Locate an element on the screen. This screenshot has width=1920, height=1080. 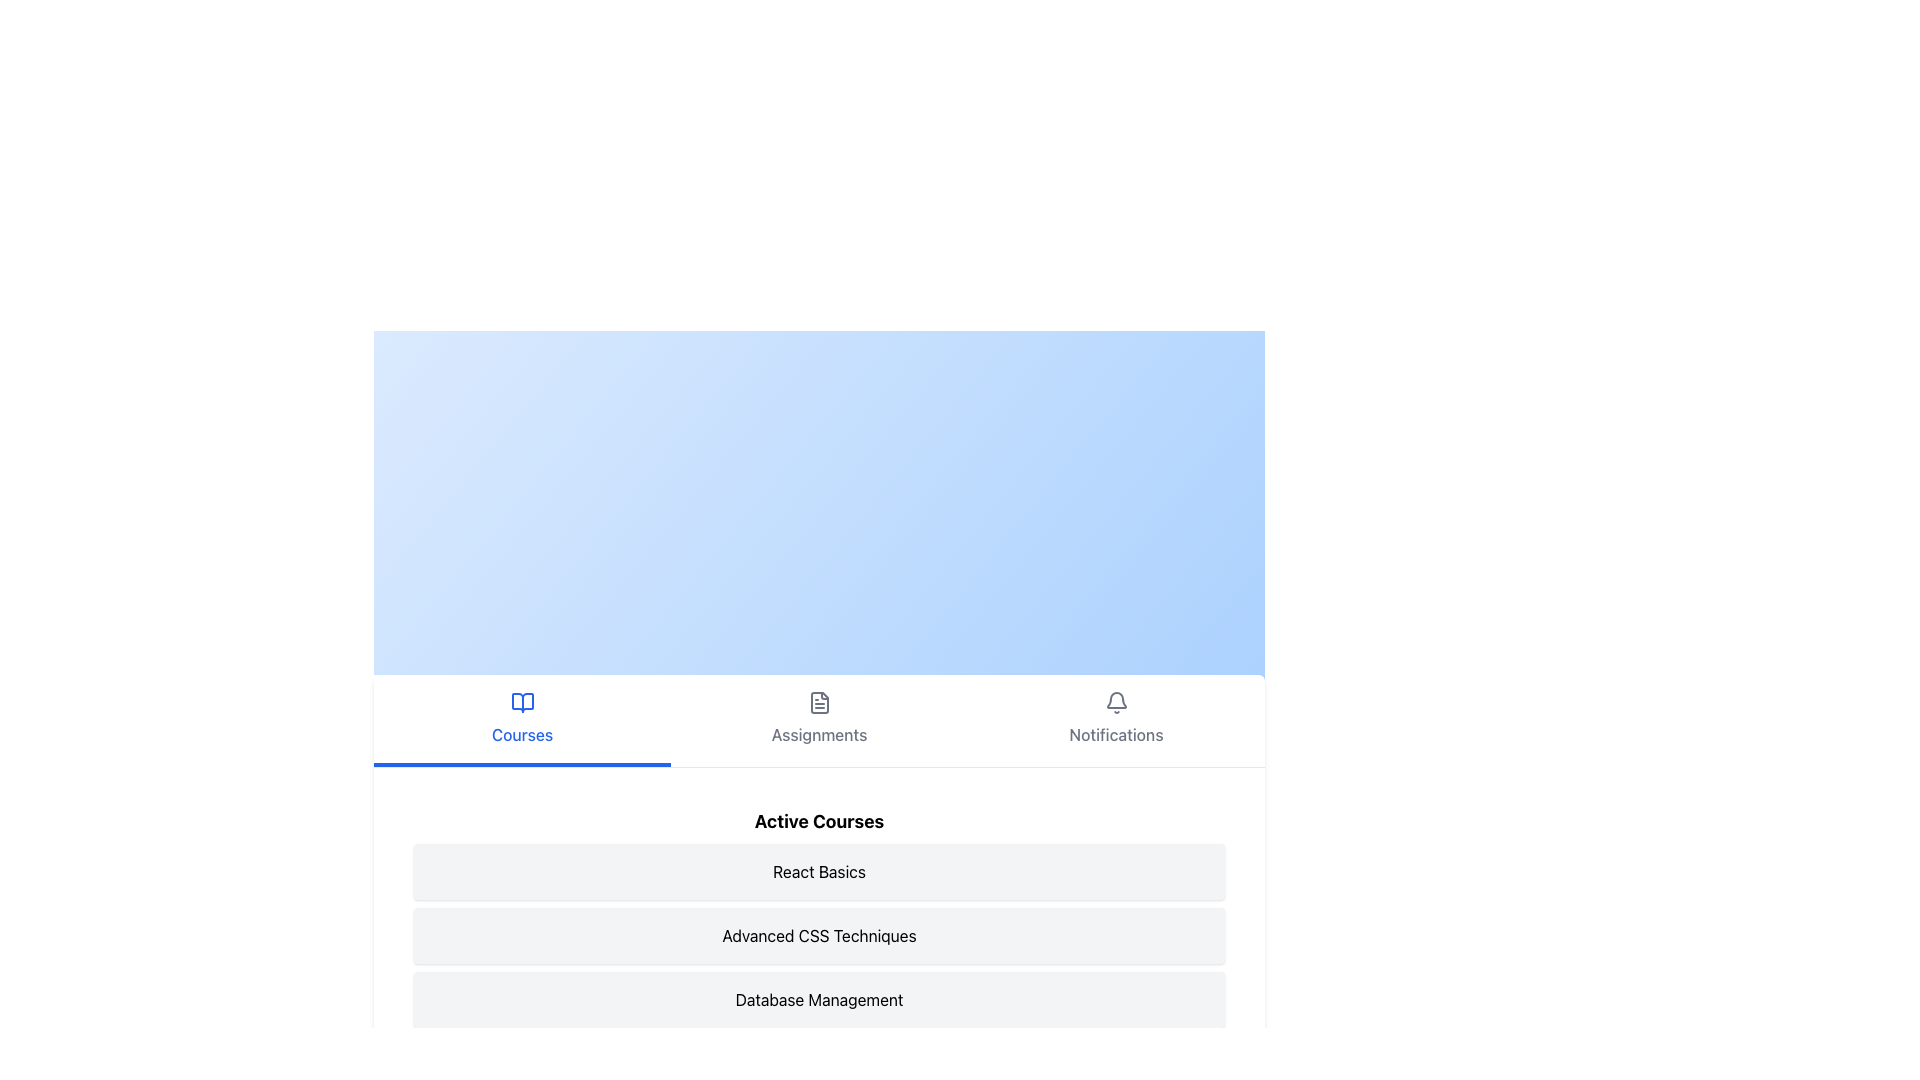
the 'Courses' navigation button located at the bottom of the page's top section is located at coordinates (522, 720).